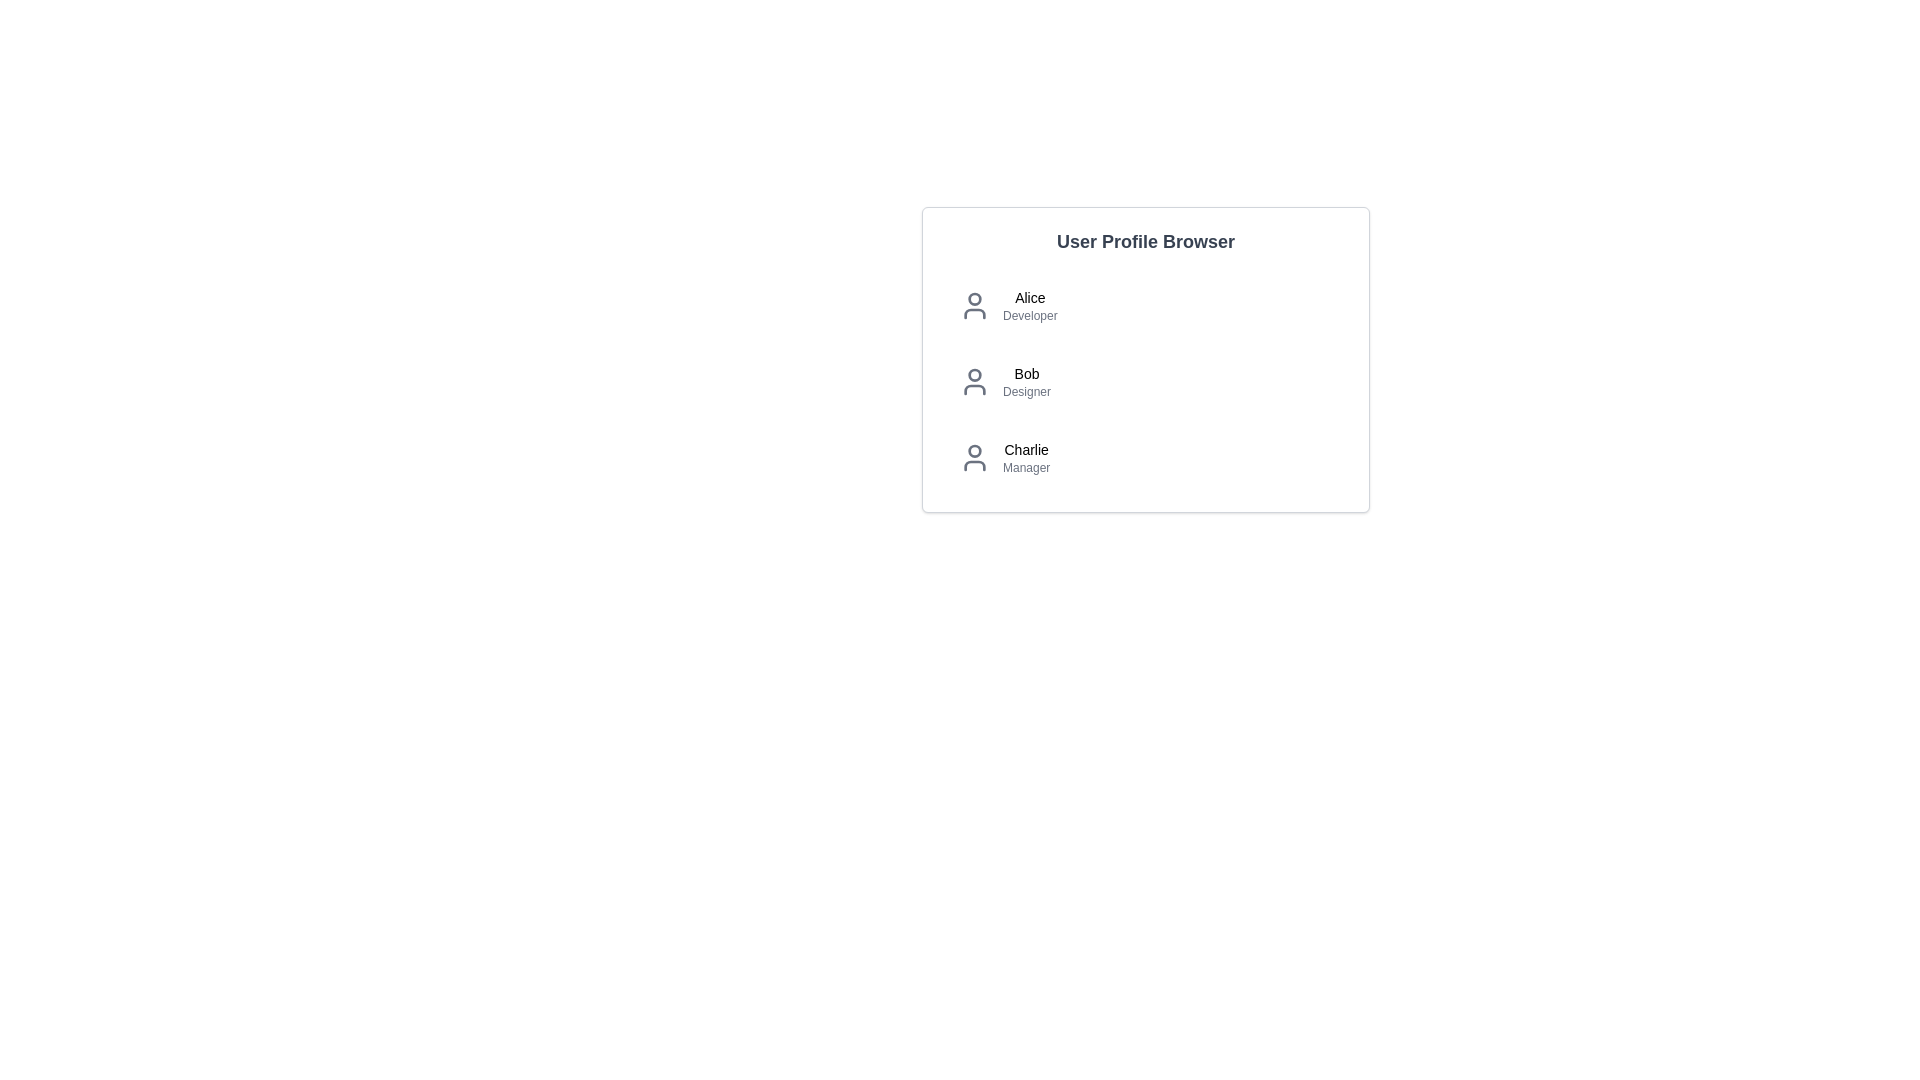  Describe the element at coordinates (974, 374) in the screenshot. I see `the circle element within the user profile icon adjacent to the label 'Bob - Designer', which is the second icon in the vertical list` at that location.